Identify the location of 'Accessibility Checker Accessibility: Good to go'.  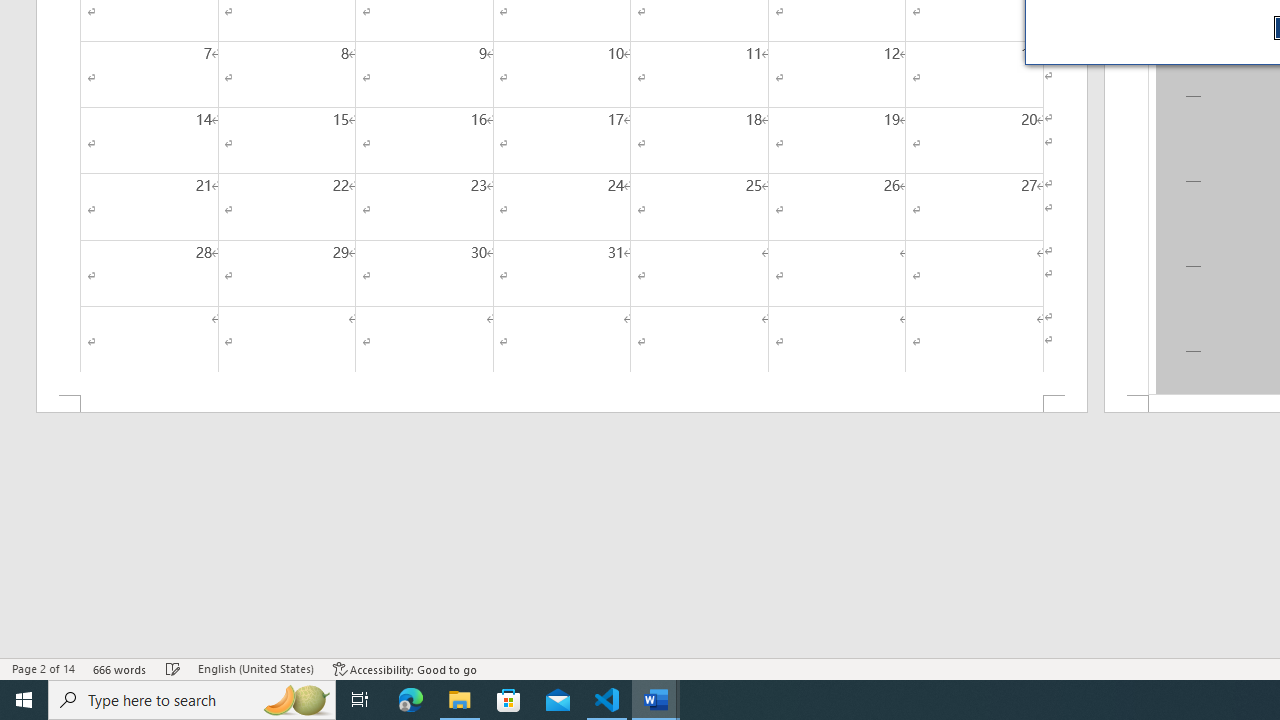
(404, 669).